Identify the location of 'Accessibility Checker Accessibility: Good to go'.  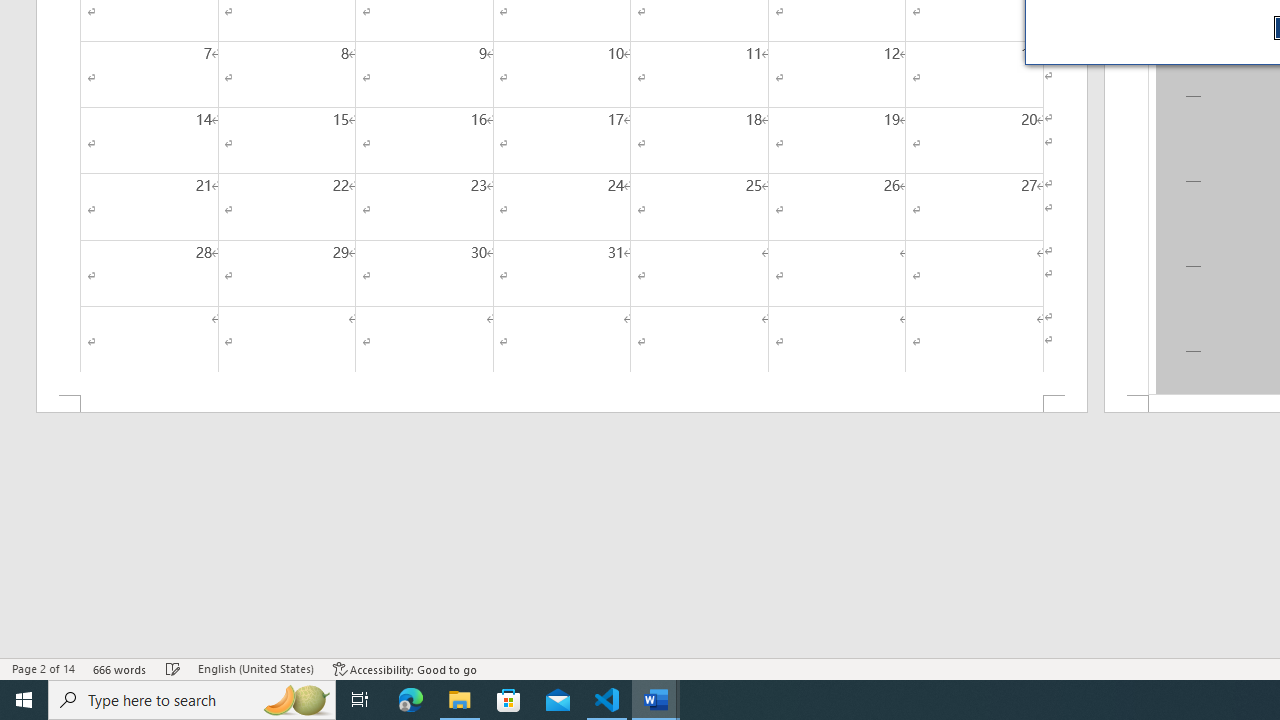
(404, 669).